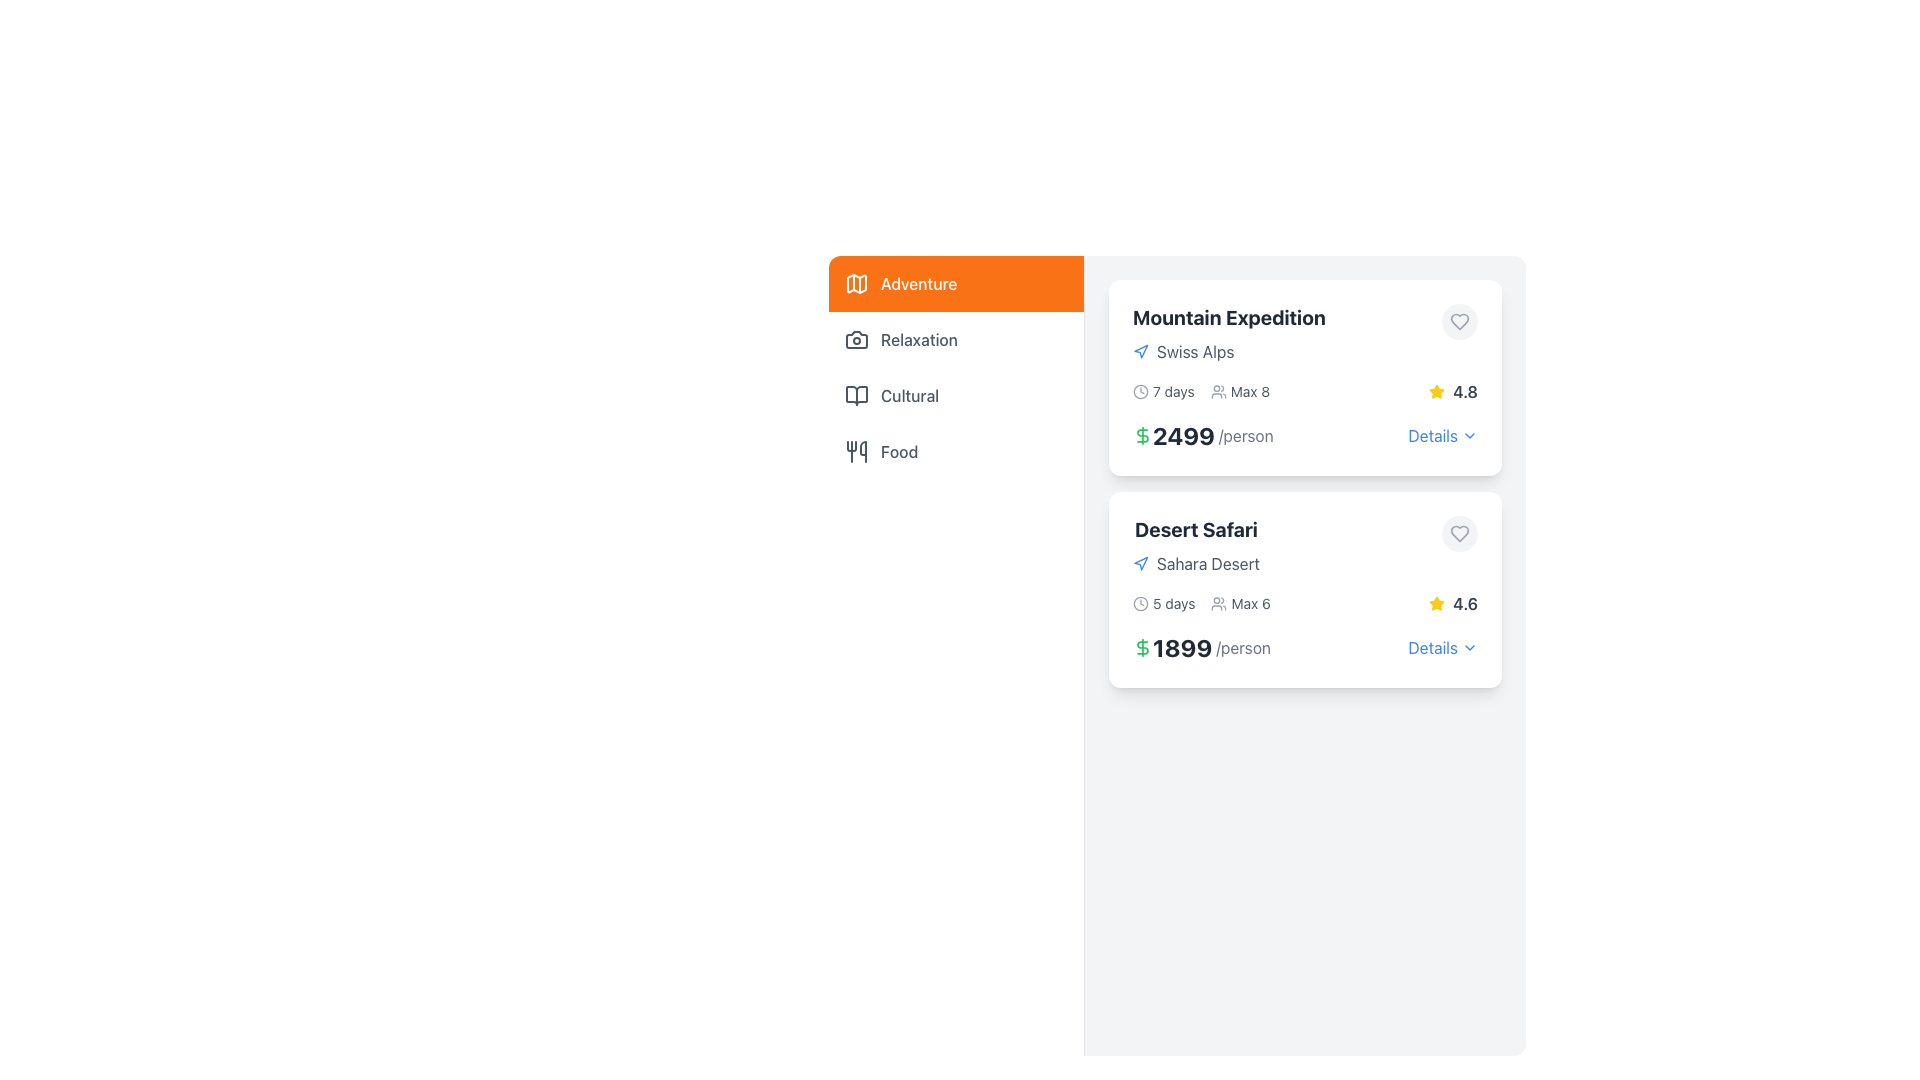  I want to click on the 'Food' text label in the vertical navigation menu, which is styled with a medium font weight and is adjacent to an icon resembling utensils, so click(898, 451).